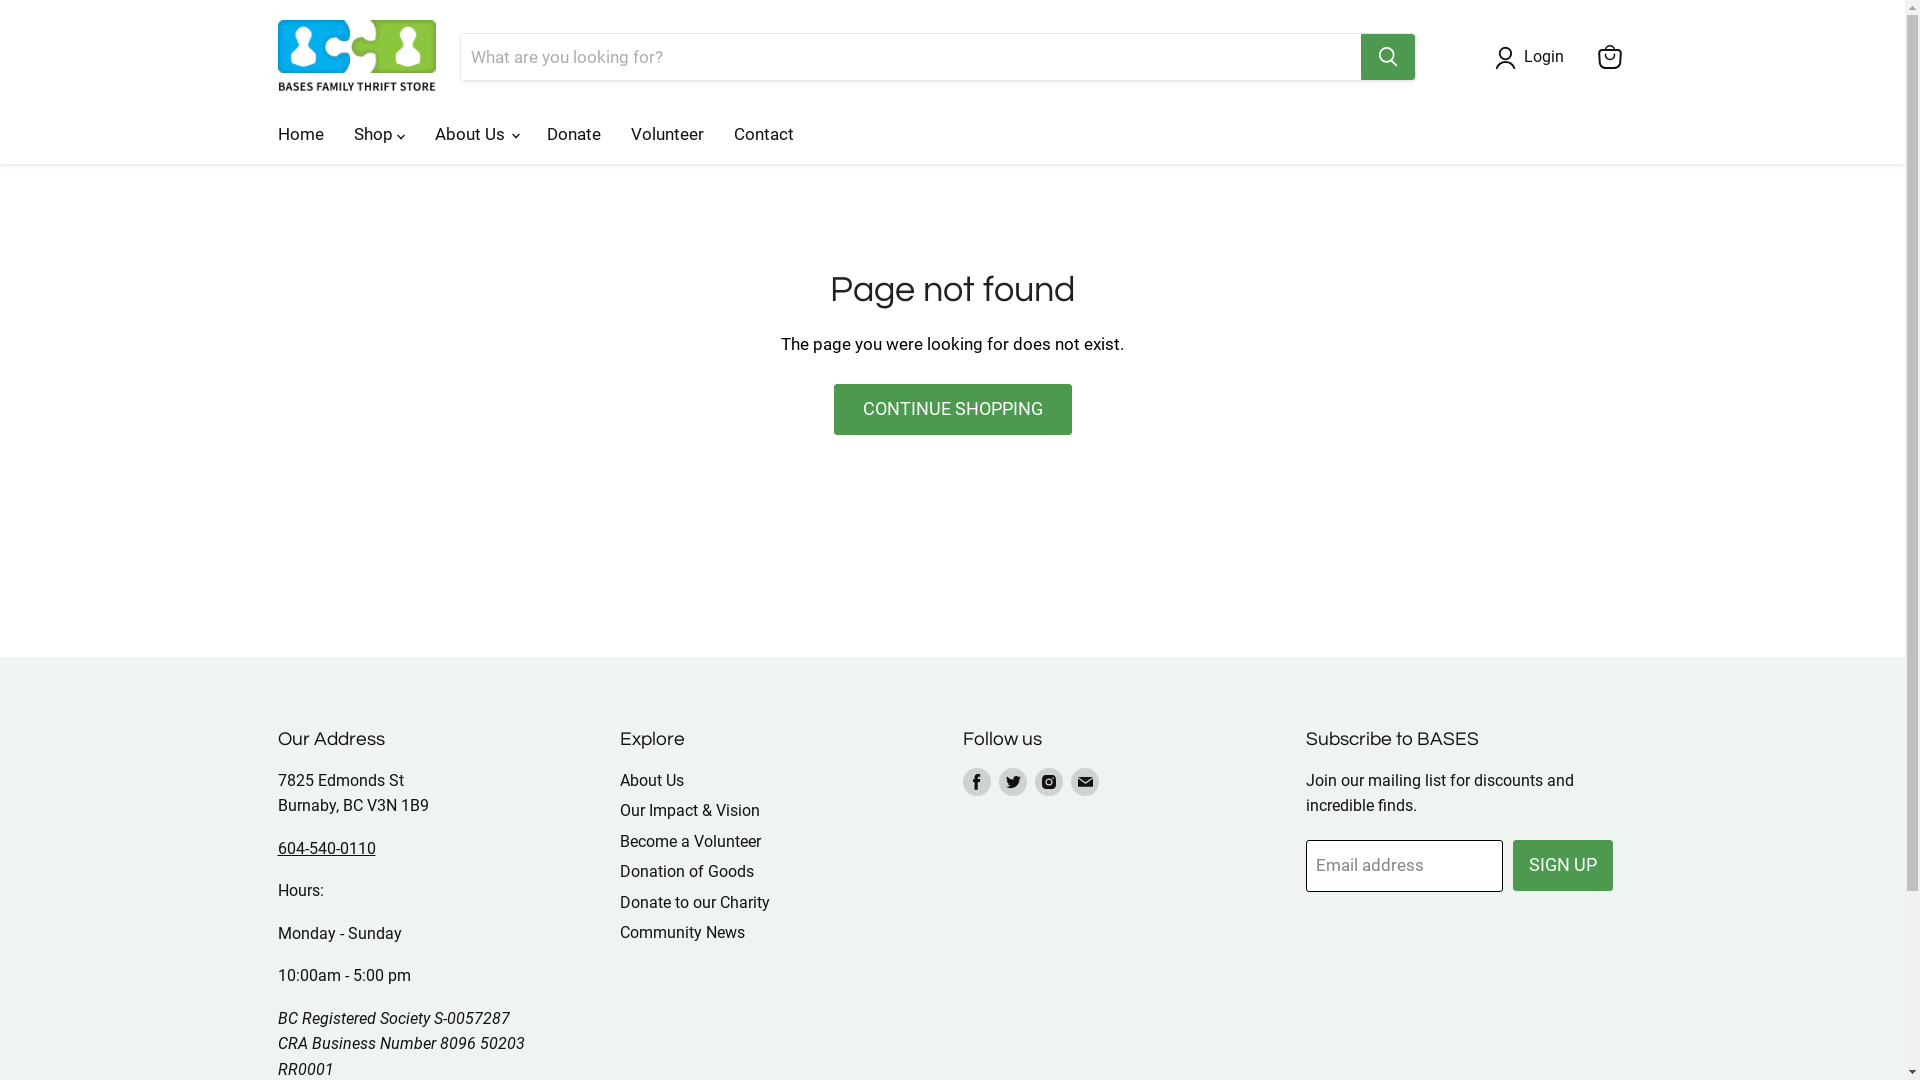 This screenshot has height=1080, width=1920. I want to click on 'Volunteer', so click(614, 134).